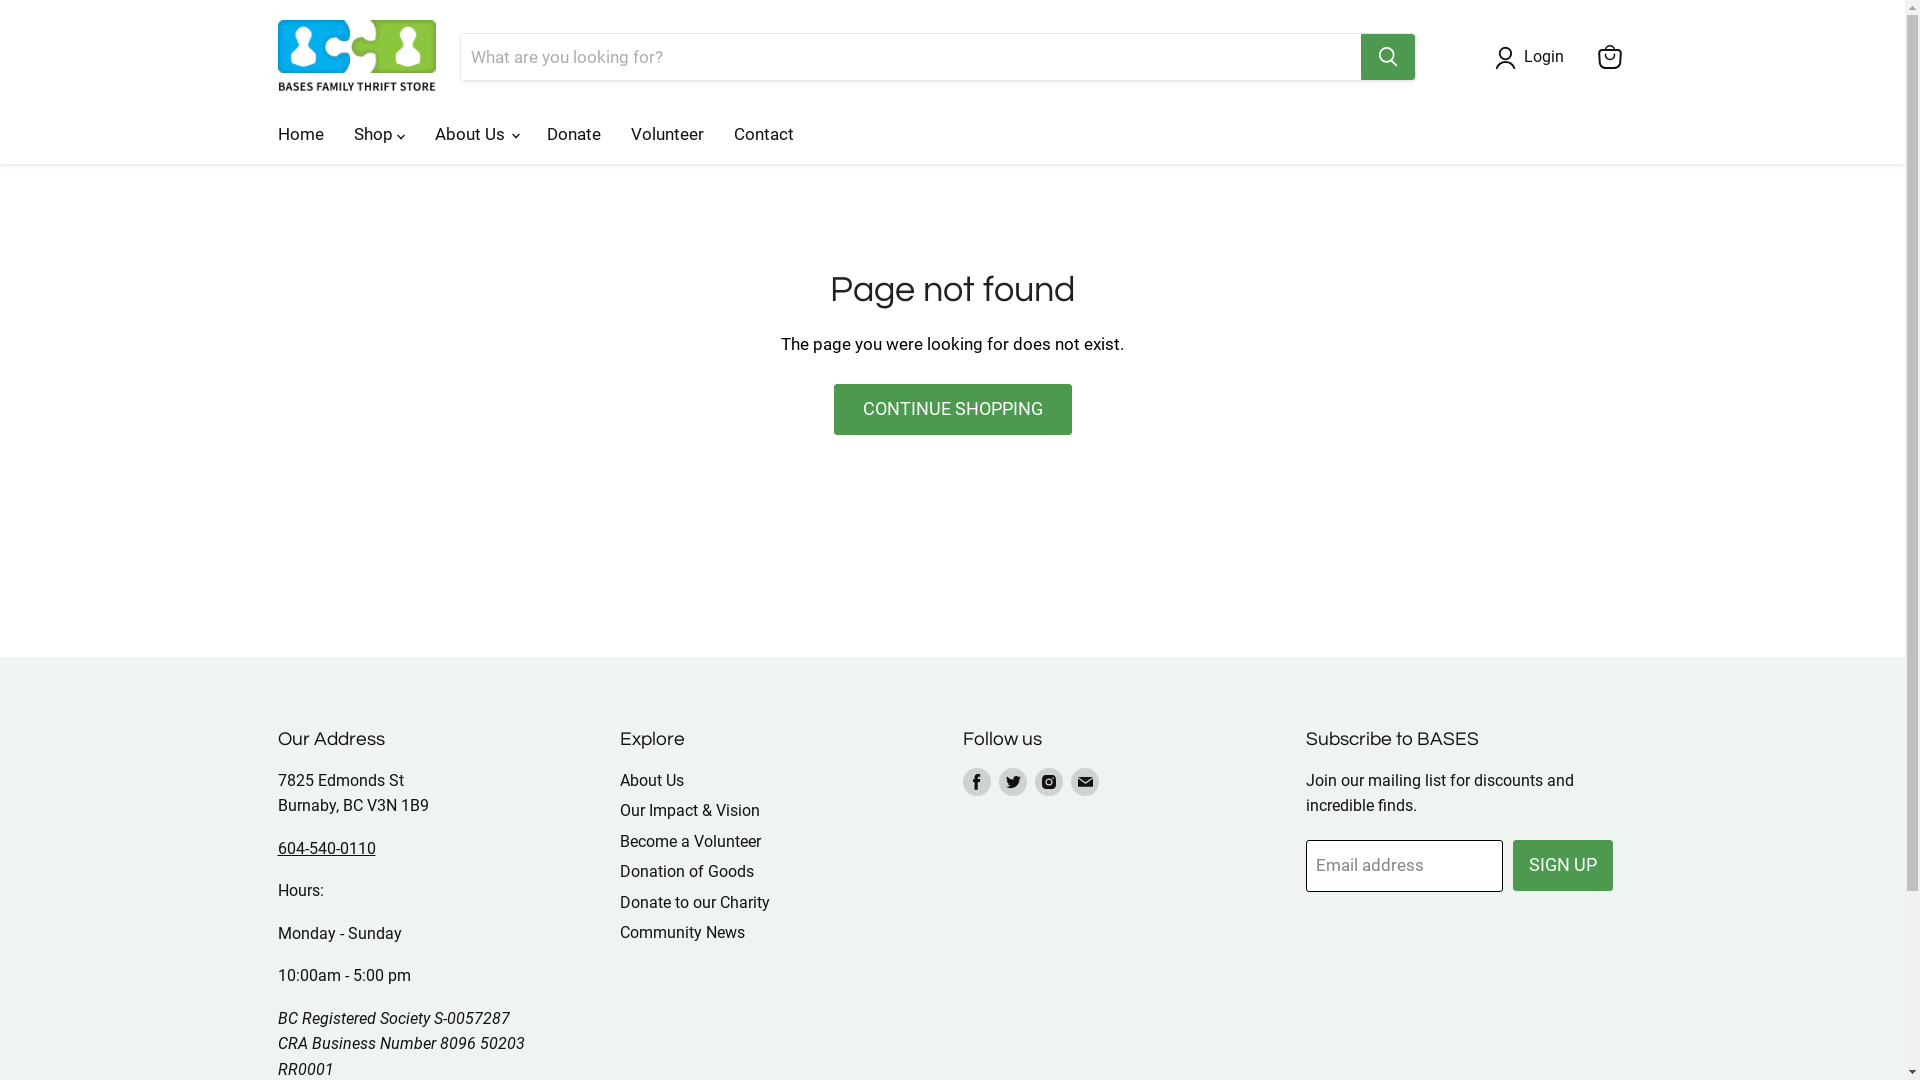 This screenshot has height=1080, width=1920. I want to click on 'Volunteer', so click(614, 134).